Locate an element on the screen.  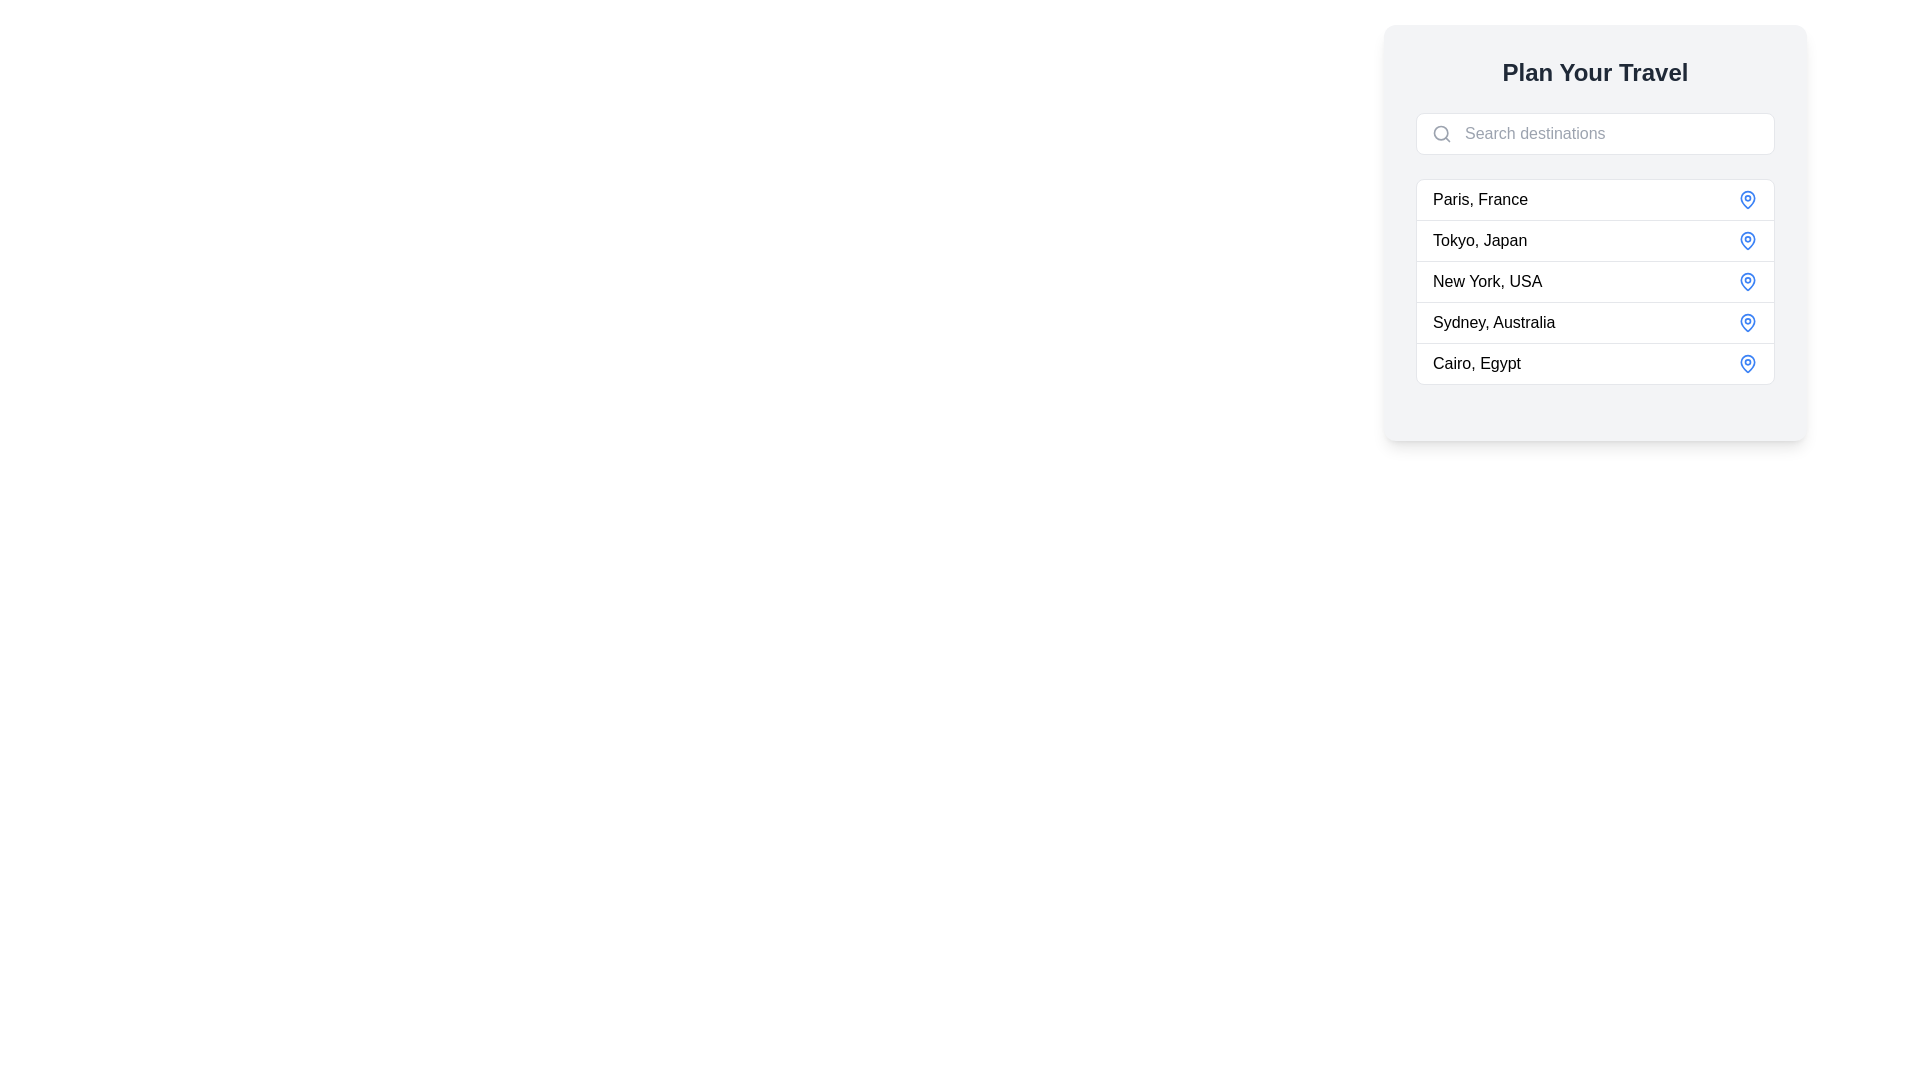
the magnifying glass icon located in the upper-left corner of the search input field in the 'Plan Your Travel' section is located at coordinates (1441, 134).